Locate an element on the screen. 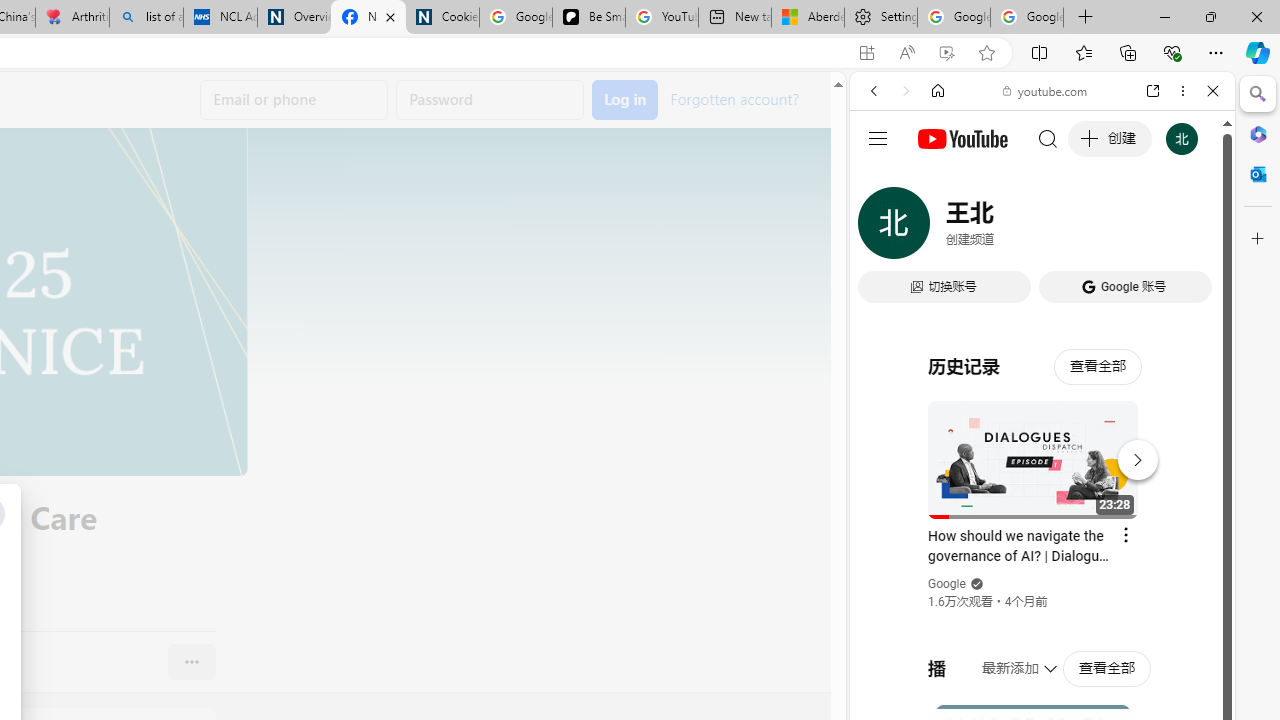  'Music' is located at coordinates (1041, 543).